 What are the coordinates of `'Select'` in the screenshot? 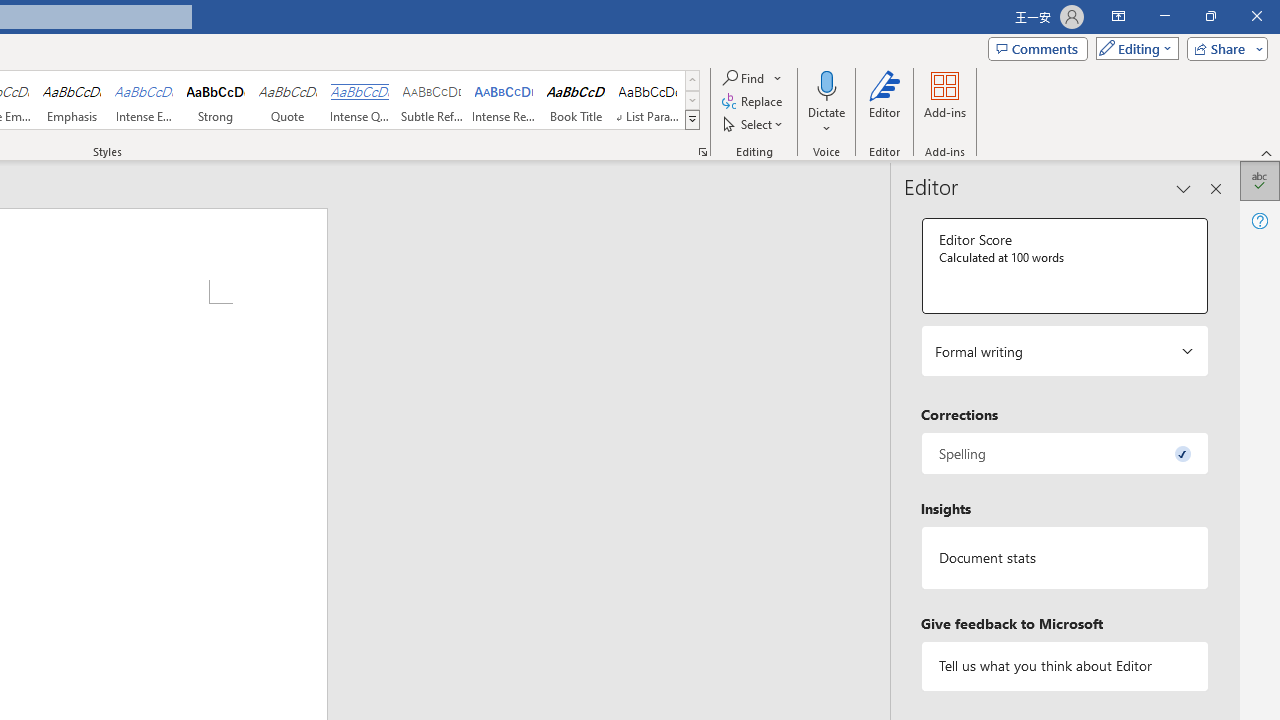 It's located at (753, 124).